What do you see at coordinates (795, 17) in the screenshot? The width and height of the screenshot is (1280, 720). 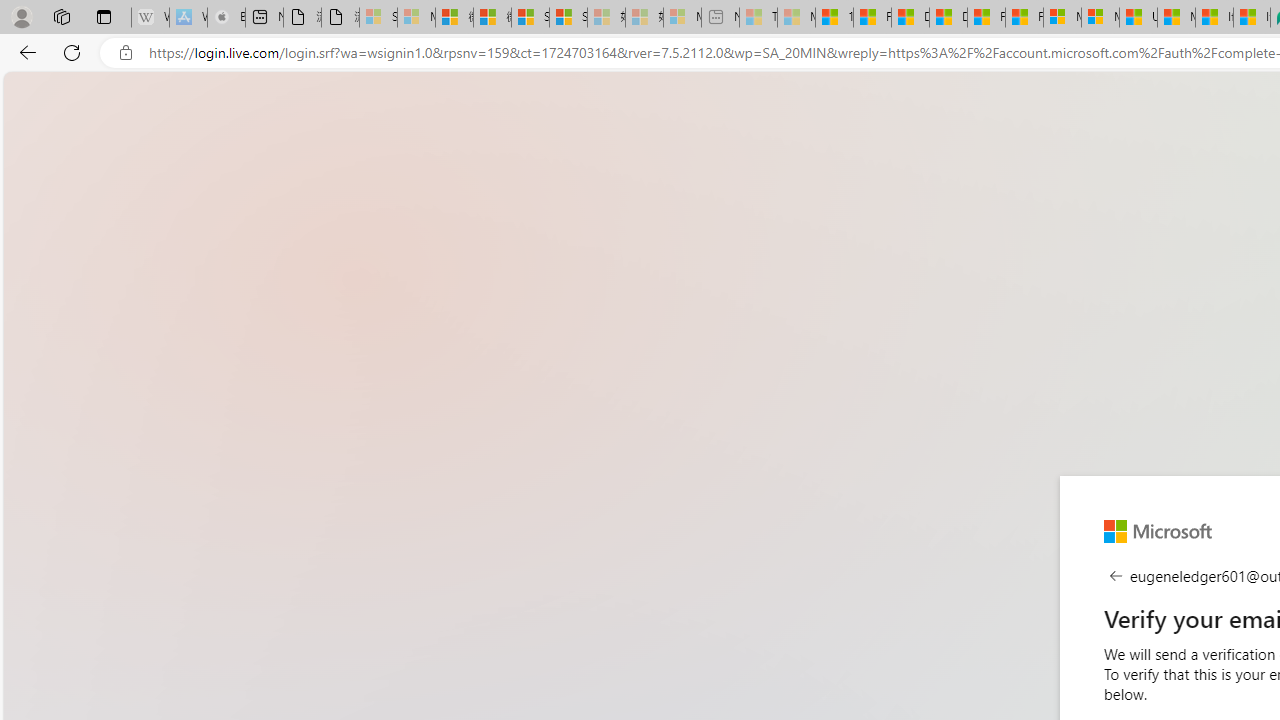 I see `'Marine life - MSN - Sleeping'` at bounding box center [795, 17].